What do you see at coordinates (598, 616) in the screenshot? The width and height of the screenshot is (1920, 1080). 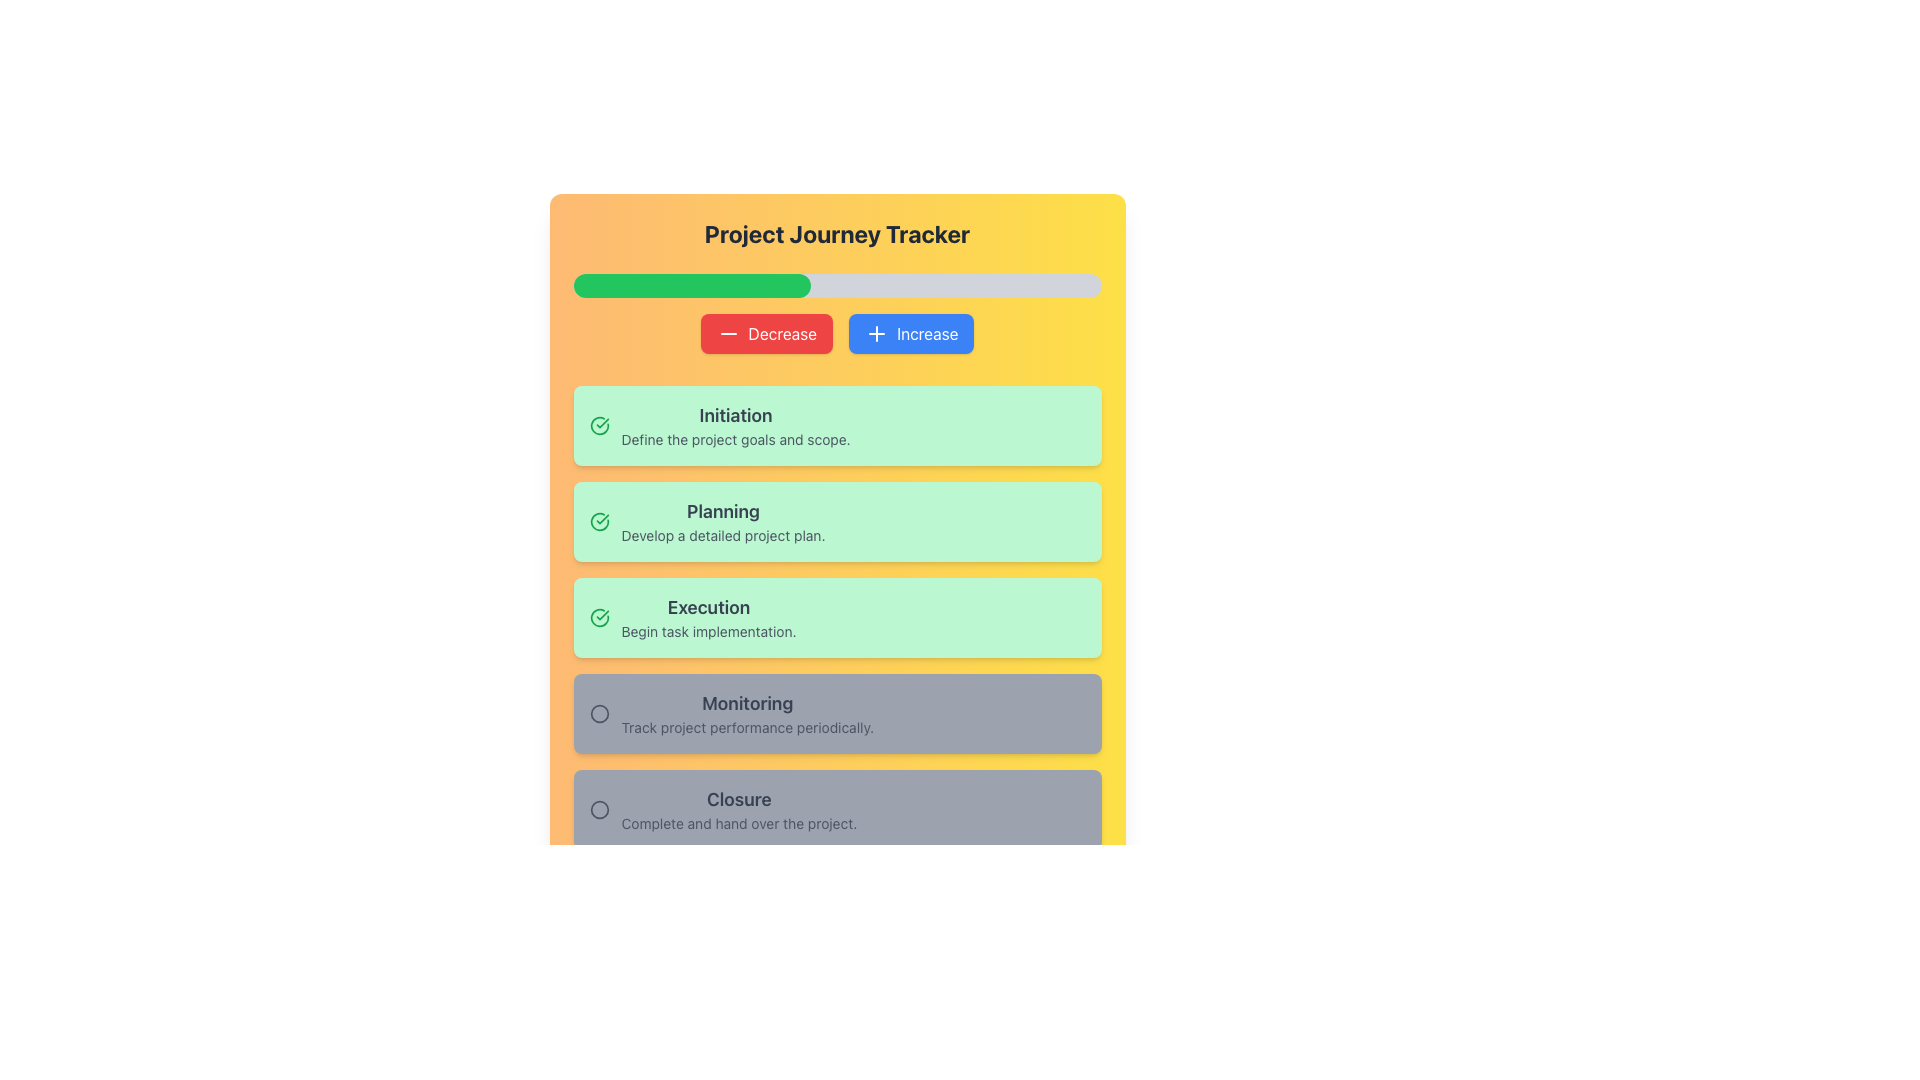 I see `the completion icon located in the 'Execution' card, which serves as a visual indicator for task verification` at bounding box center [598, 616].